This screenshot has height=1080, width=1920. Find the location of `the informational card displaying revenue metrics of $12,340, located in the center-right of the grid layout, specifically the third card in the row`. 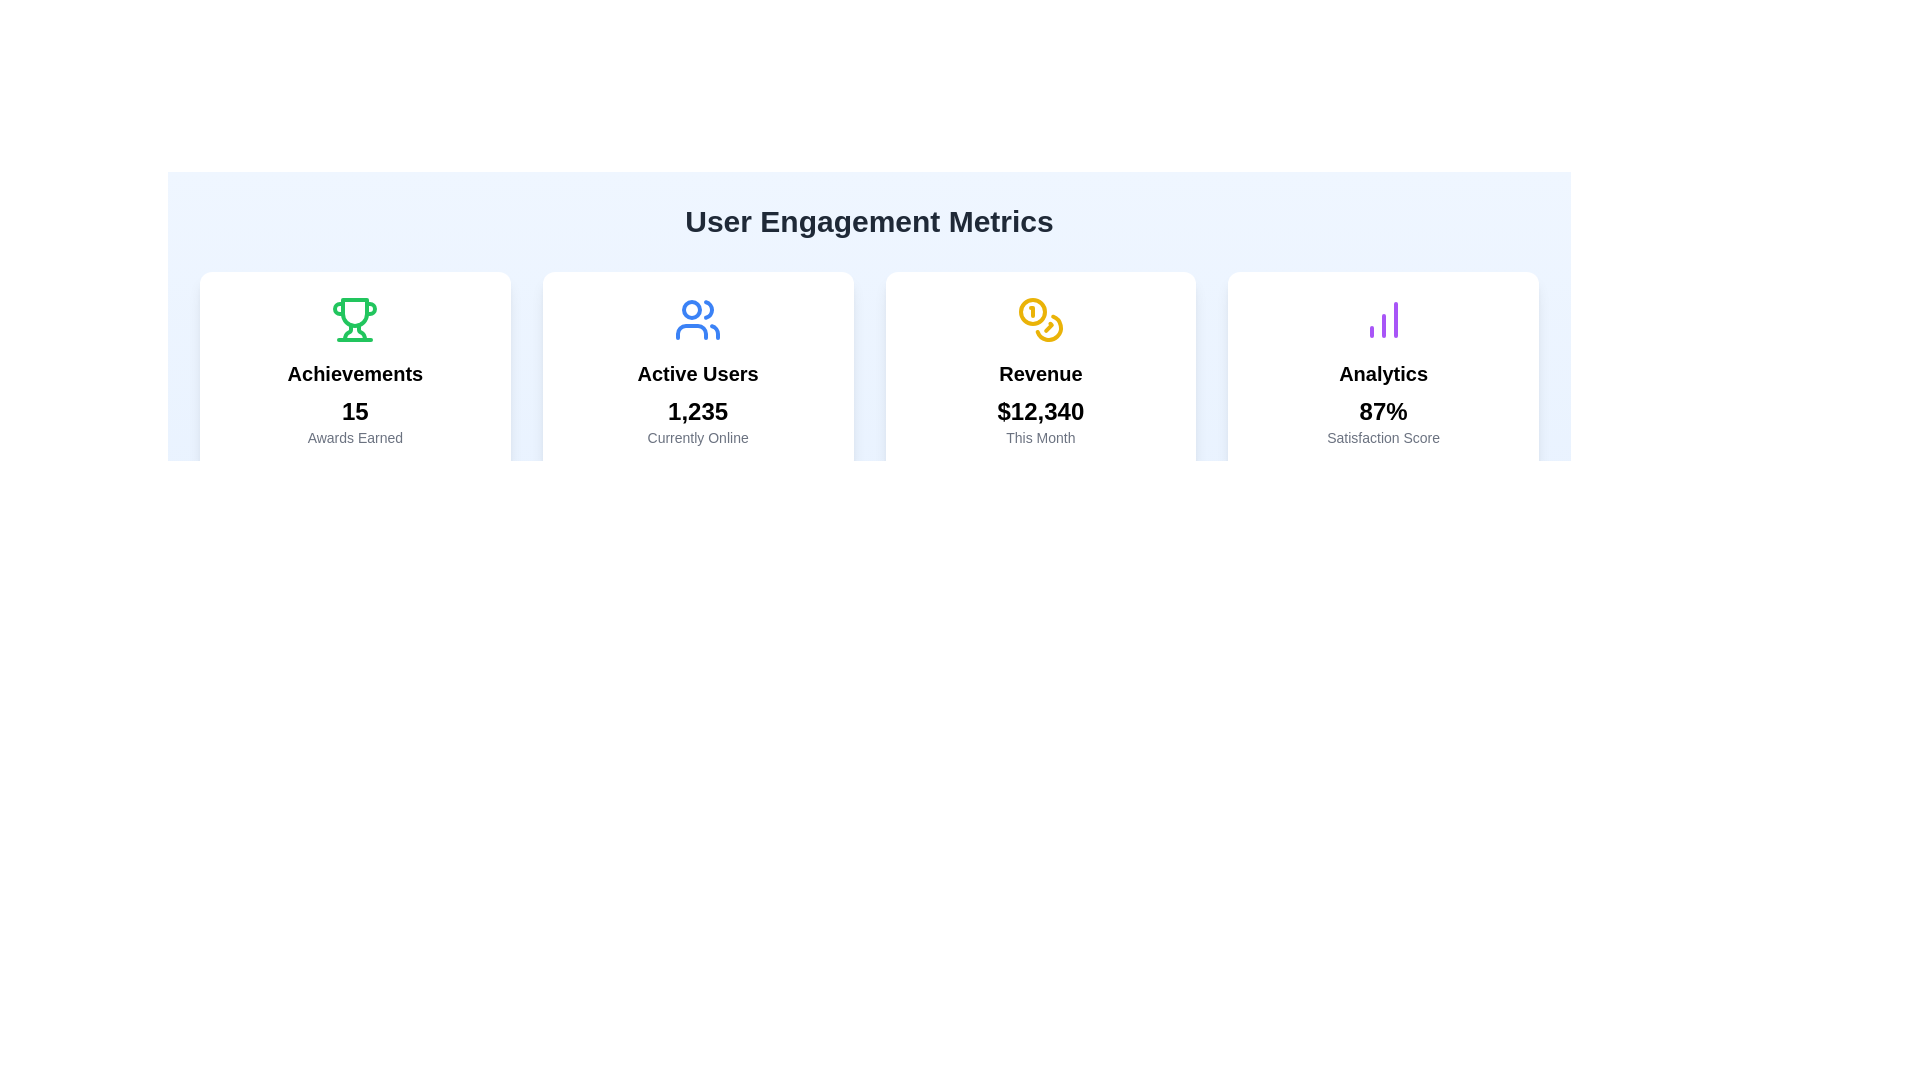

the informational card displaying revenue metrics of $12,340, located in the center-right of the grid layout, specifically the third card in the row is located at coordinates (1040, 371).